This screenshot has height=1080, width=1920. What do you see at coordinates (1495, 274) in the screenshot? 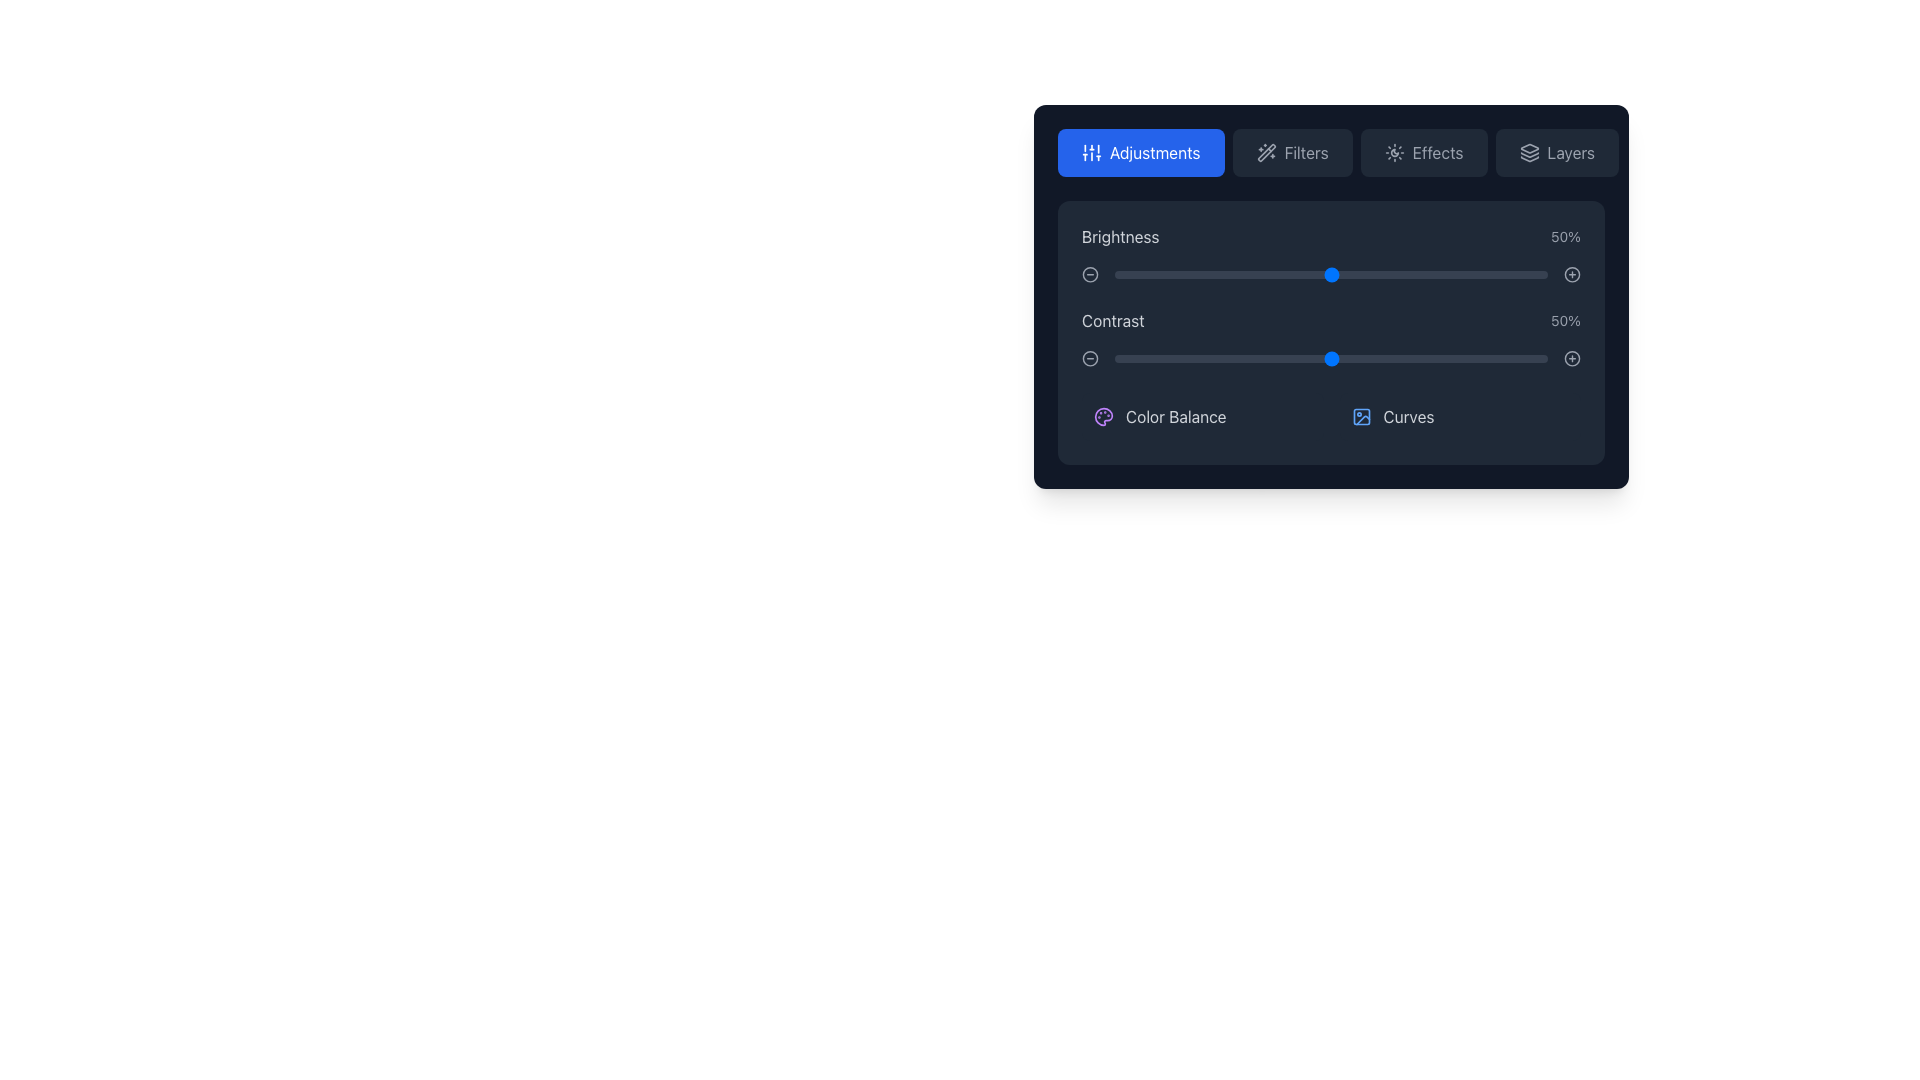
I see `brightness` at bounding box center [1495, 274].